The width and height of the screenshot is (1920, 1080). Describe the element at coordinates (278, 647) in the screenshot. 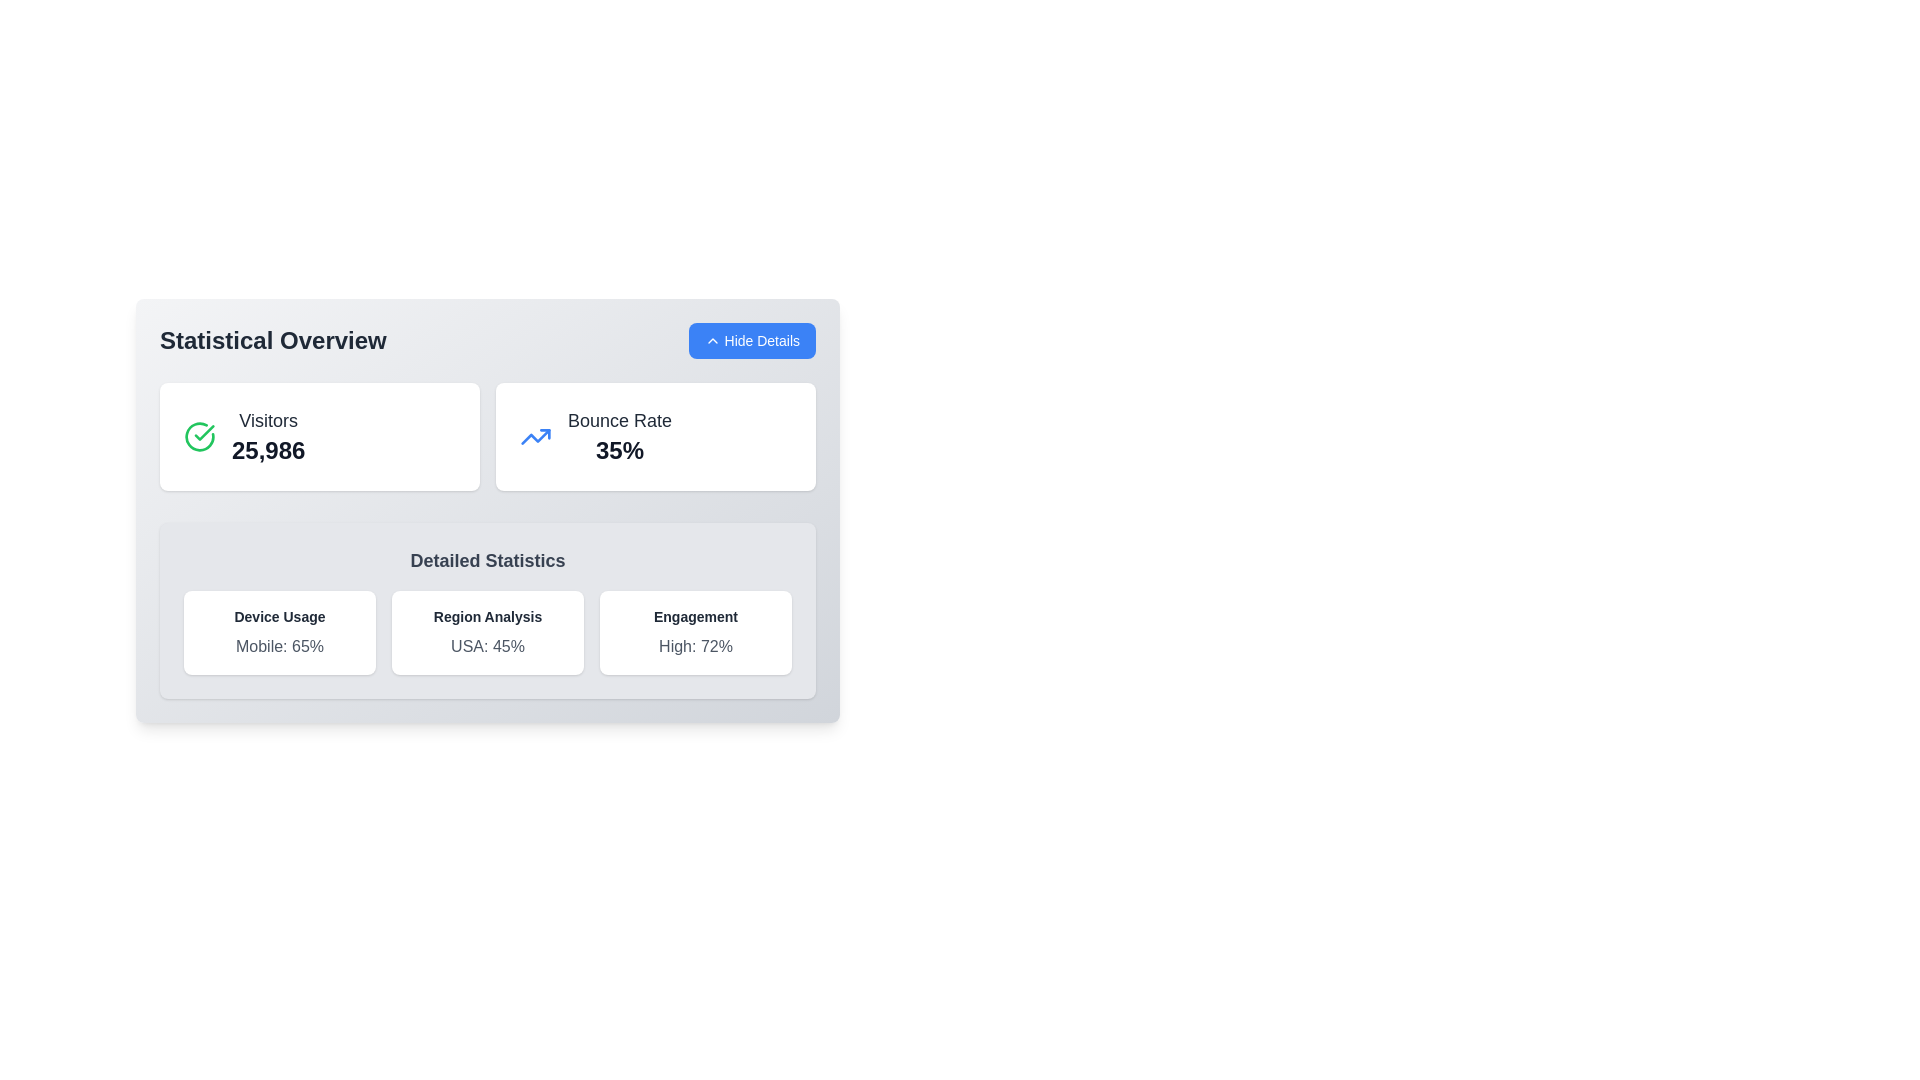

I see `the Text Label that displays the device usage percentage (65% for mobile devices) located beneath the 'Device Usage' header in the 'Device Usage' section of the 'Detailed Statistics' panel` at that location.